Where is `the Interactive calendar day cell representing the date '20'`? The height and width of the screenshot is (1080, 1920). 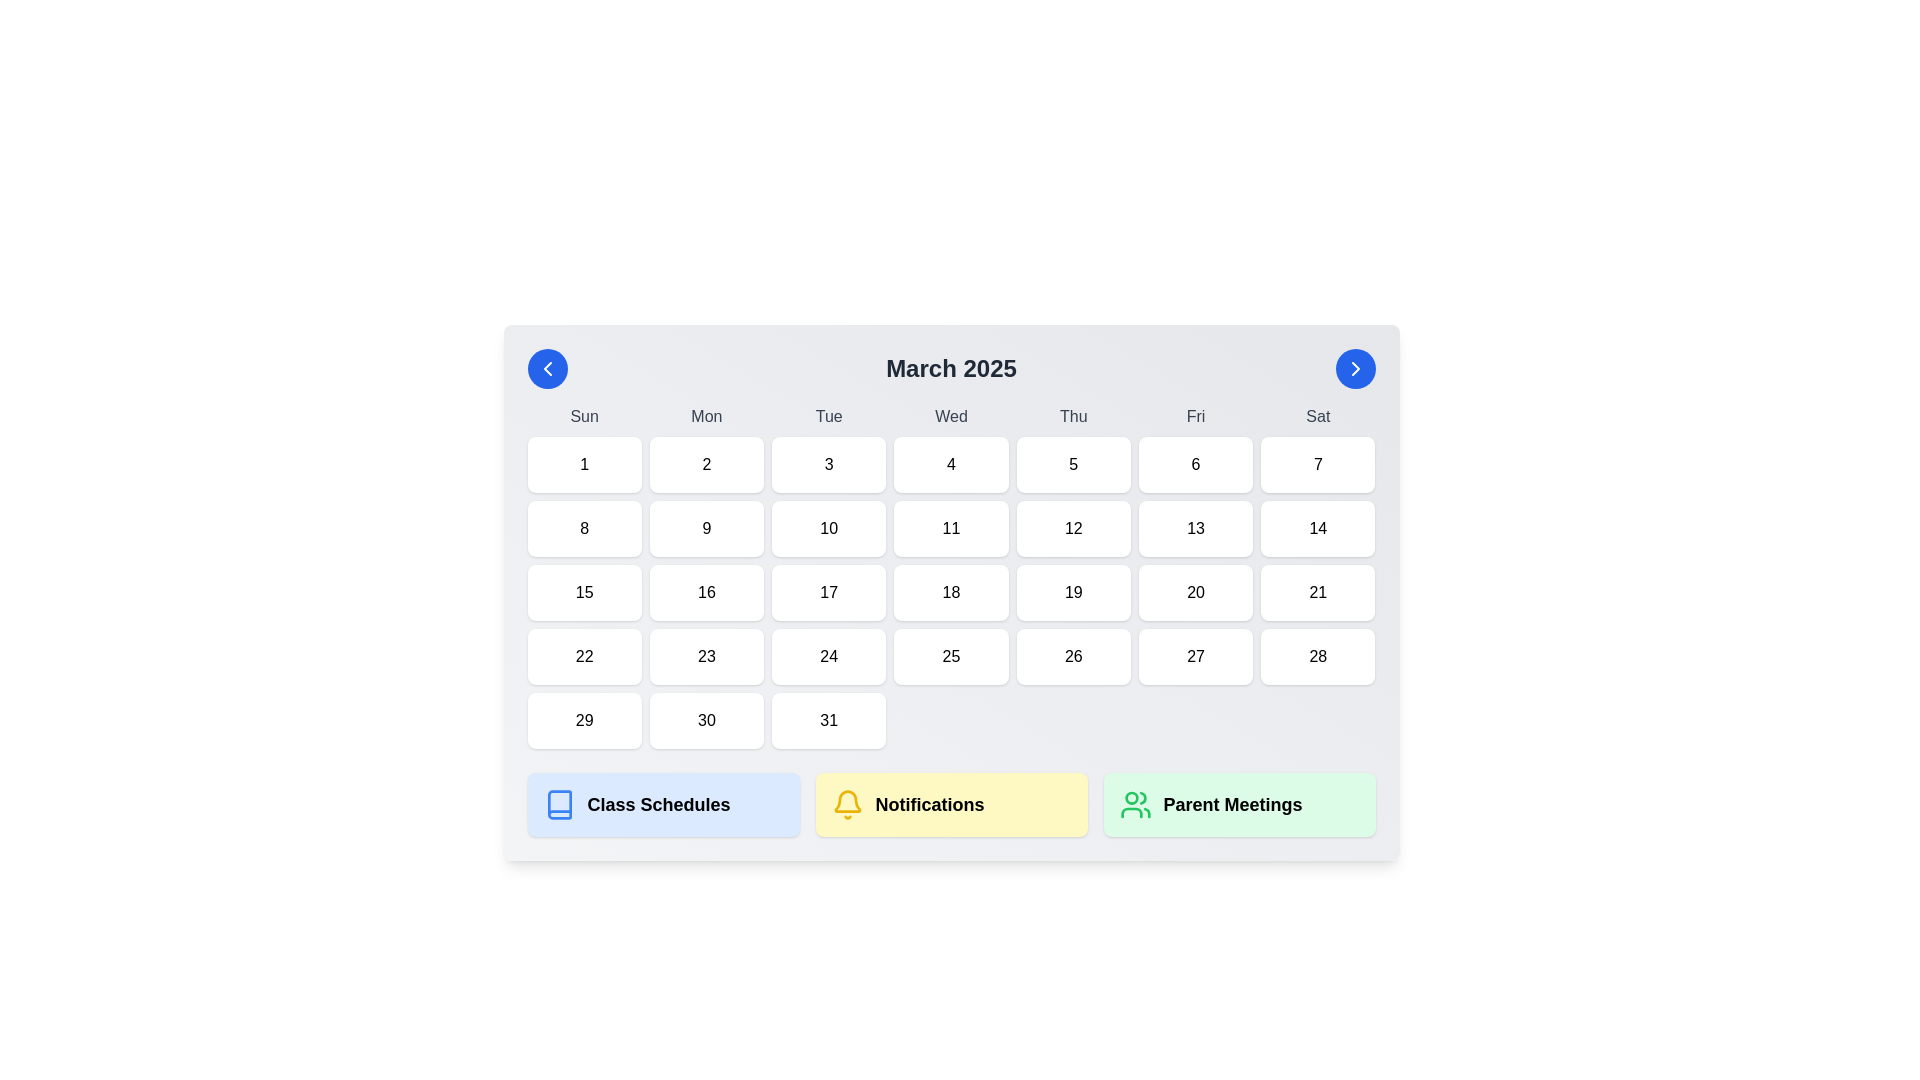 the Interactive calendar day cell representing the date '20' is located at coordinates (1195, 592).